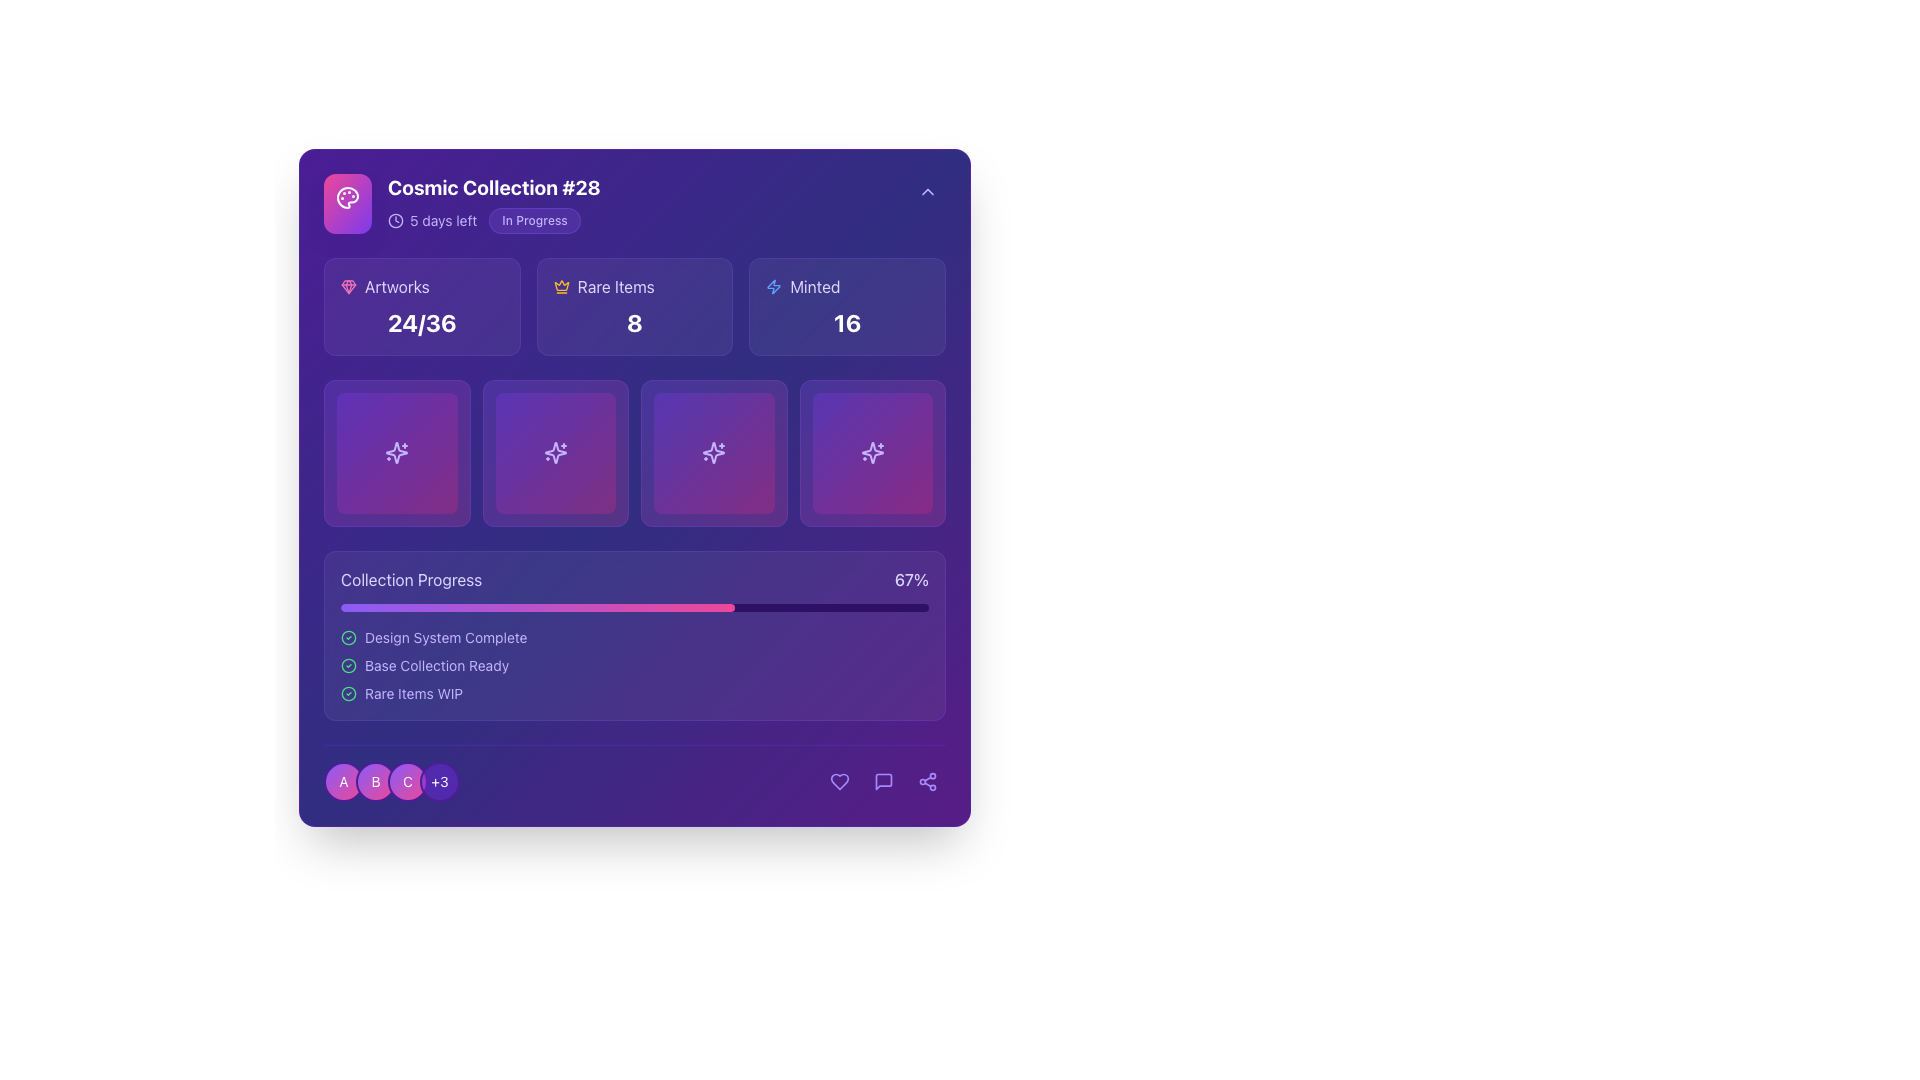 The width and height of the screenshot is (1920, 1080). What do you see at coordinates (397, 453) in the screenshot?
I see `the first selectable grid item or button, which has a gradient background from violet to pink and features a centrally aligned sparkles or star icon` at bounding box center [397, 453].